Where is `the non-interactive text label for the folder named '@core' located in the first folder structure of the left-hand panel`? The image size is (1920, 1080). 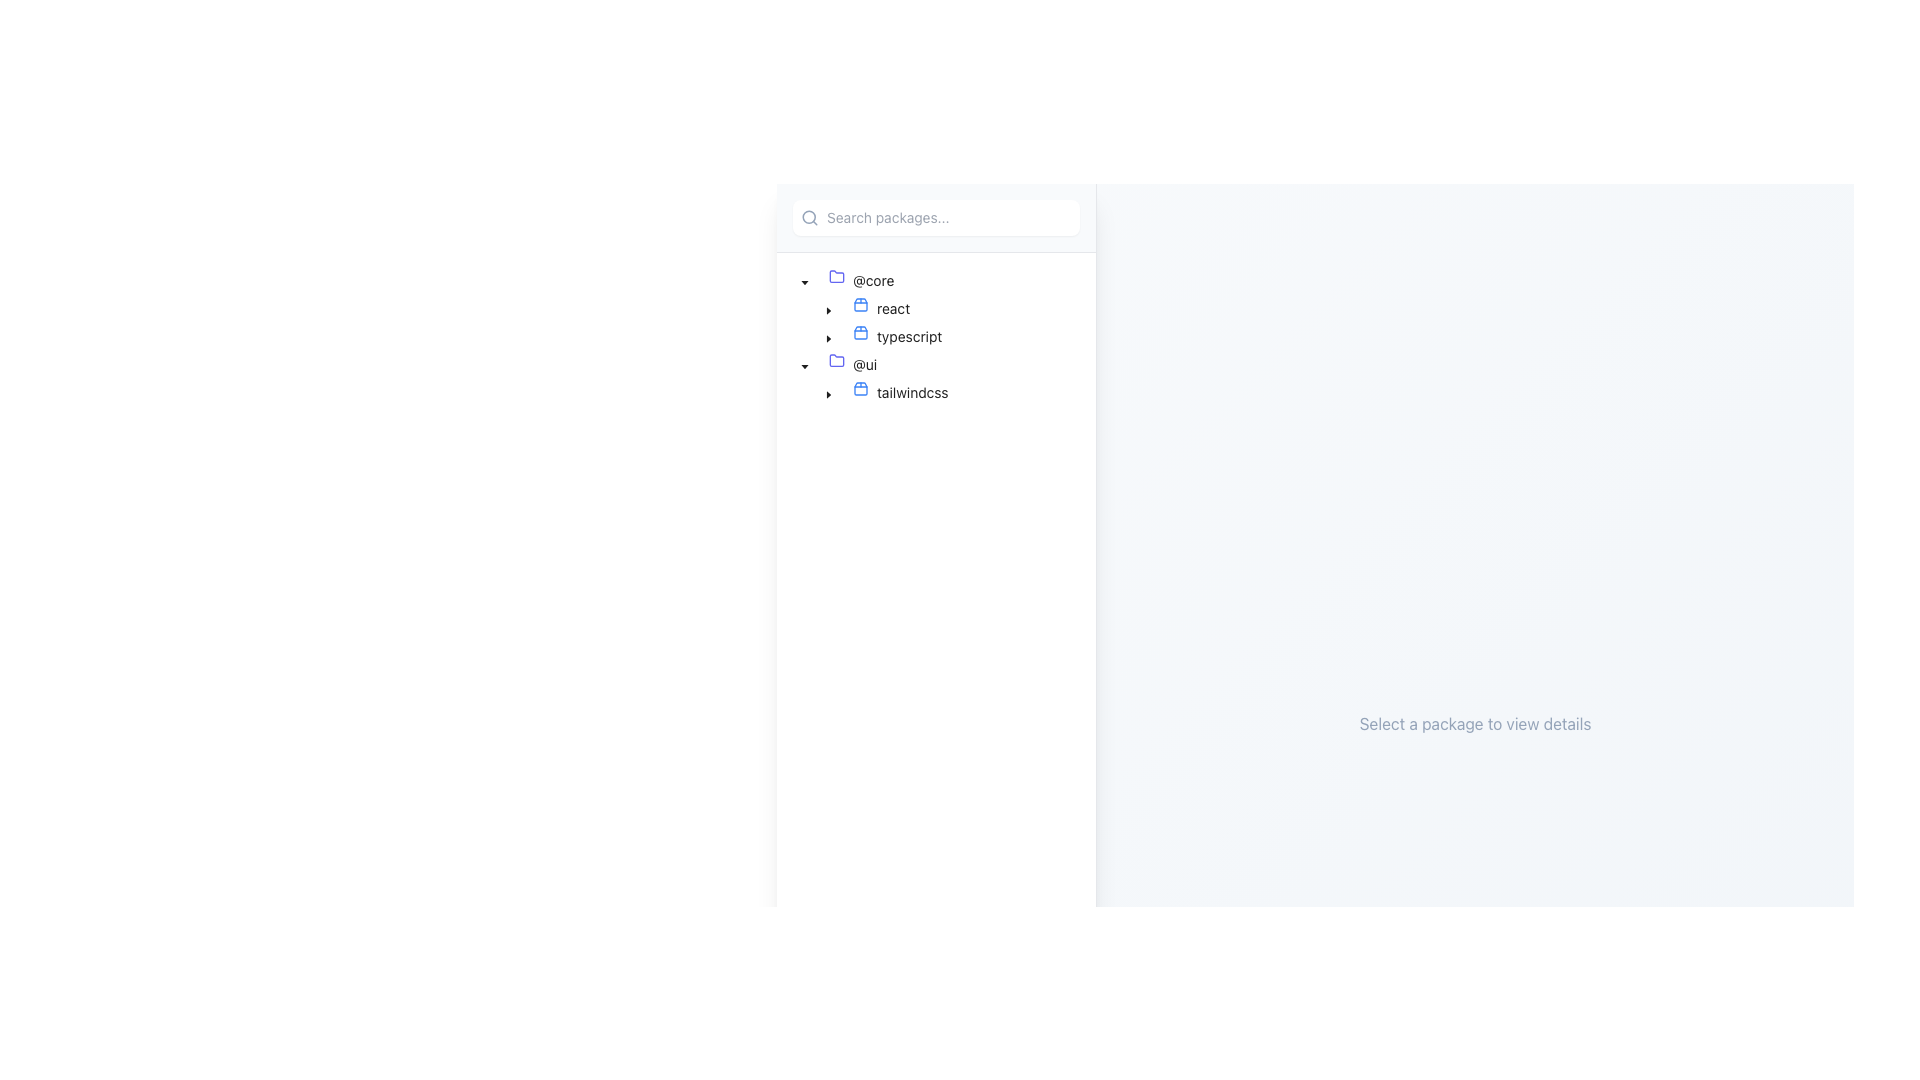 the non-interactive text label for the folder named '@core' located in the first folder structure of the left-hand panel is located at coordinates (873, 280).